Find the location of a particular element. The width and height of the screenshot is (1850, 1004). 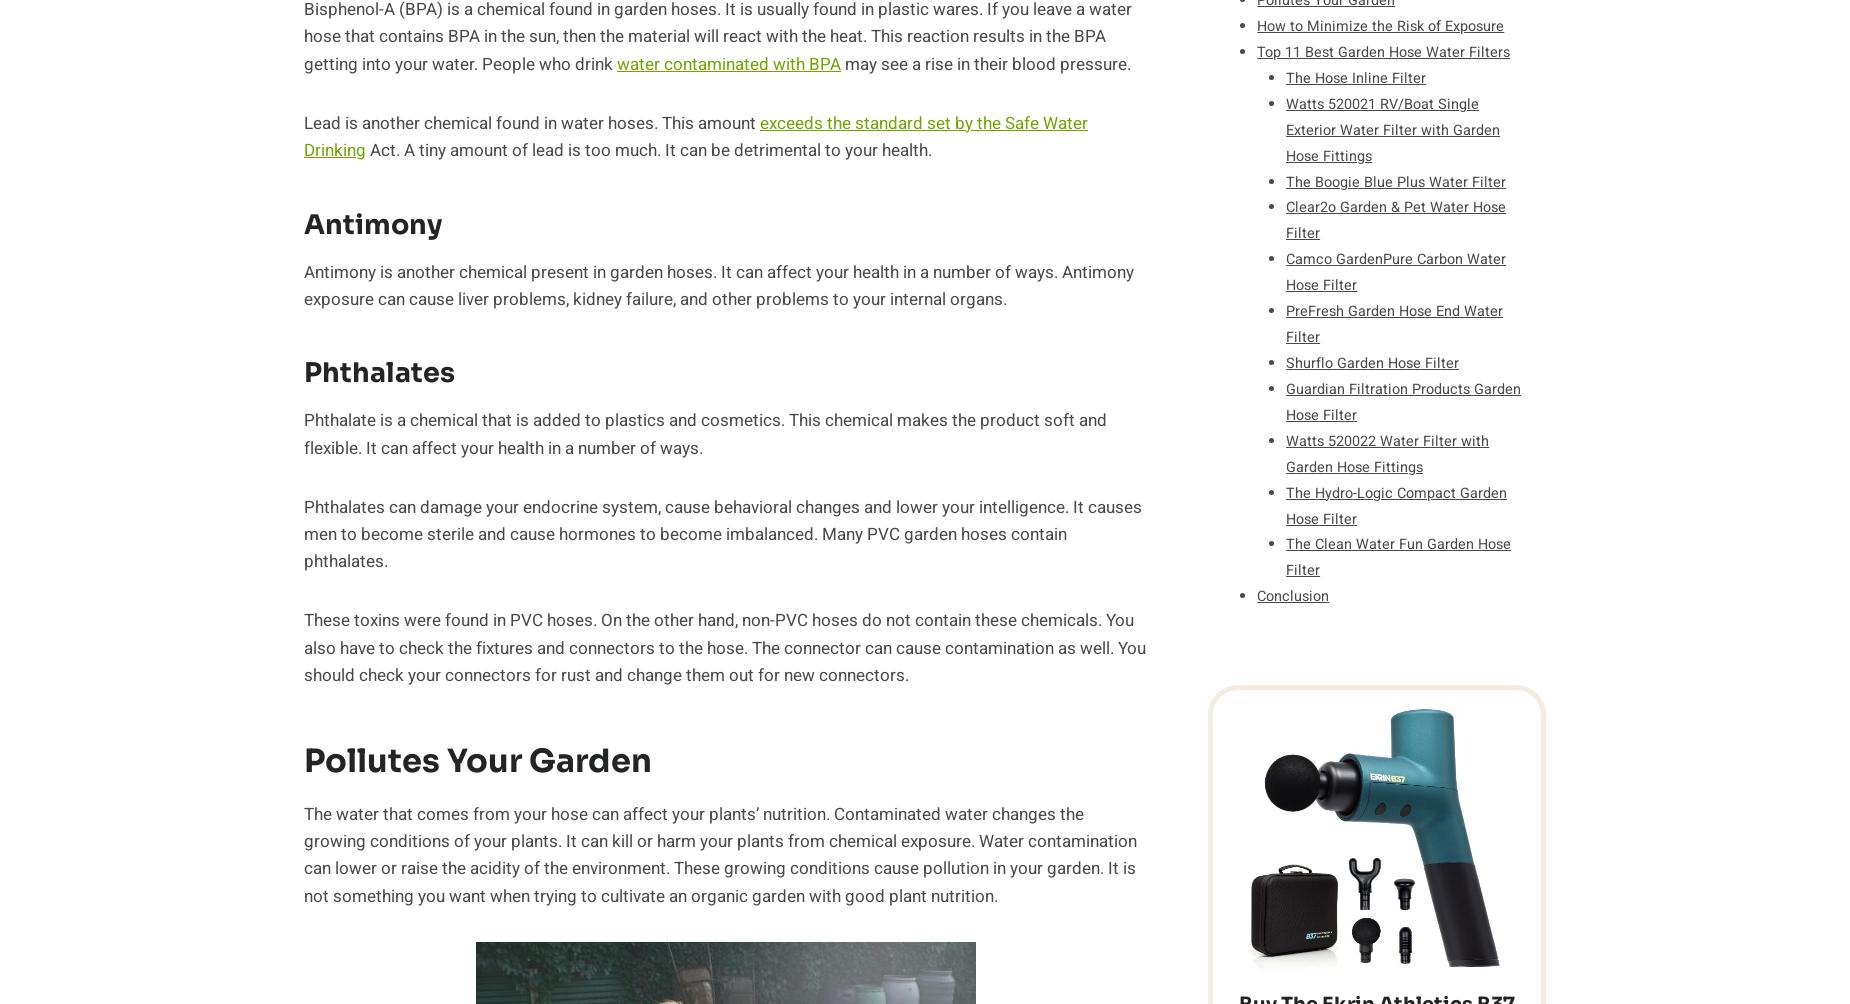

'PreFresh Garden Hose End Water Filter' is located at coordinates (1394, 324).